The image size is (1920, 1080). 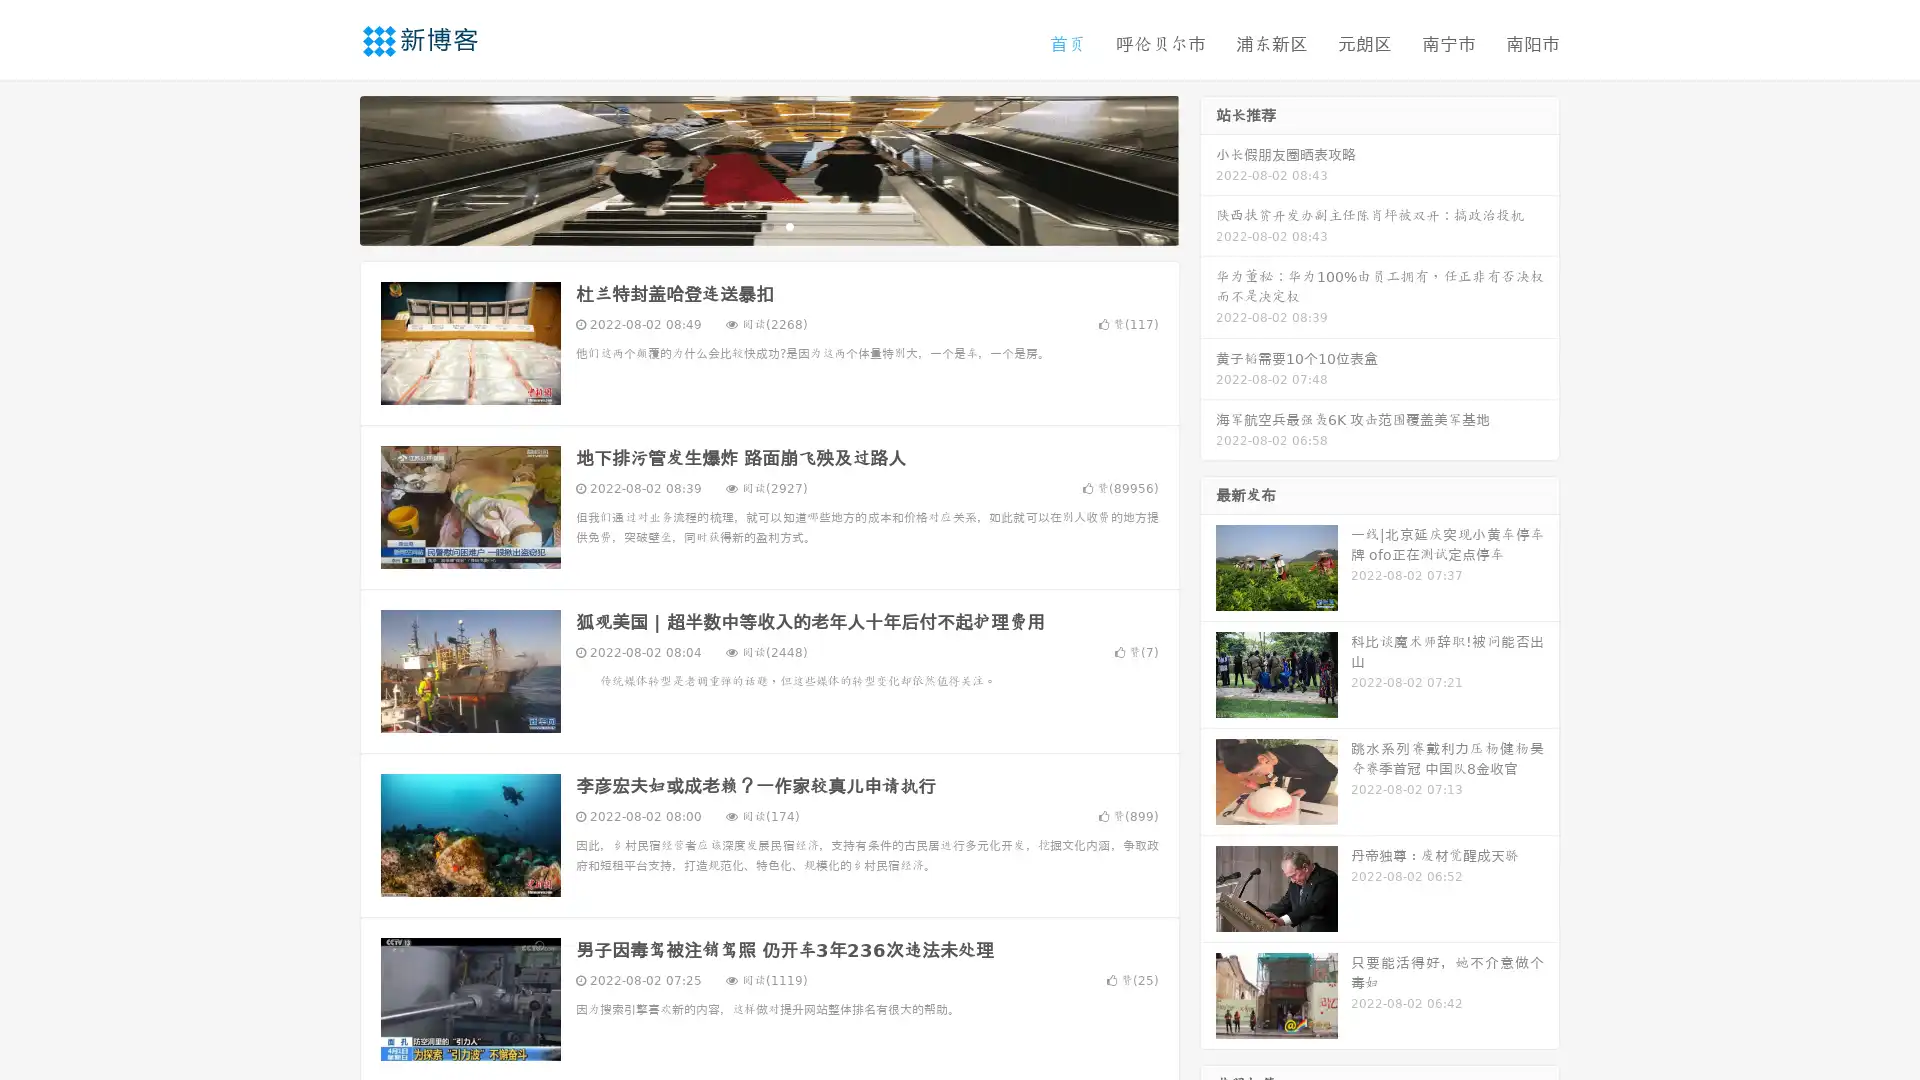 I want to click on Next slide, so click(x=1208, y=168).